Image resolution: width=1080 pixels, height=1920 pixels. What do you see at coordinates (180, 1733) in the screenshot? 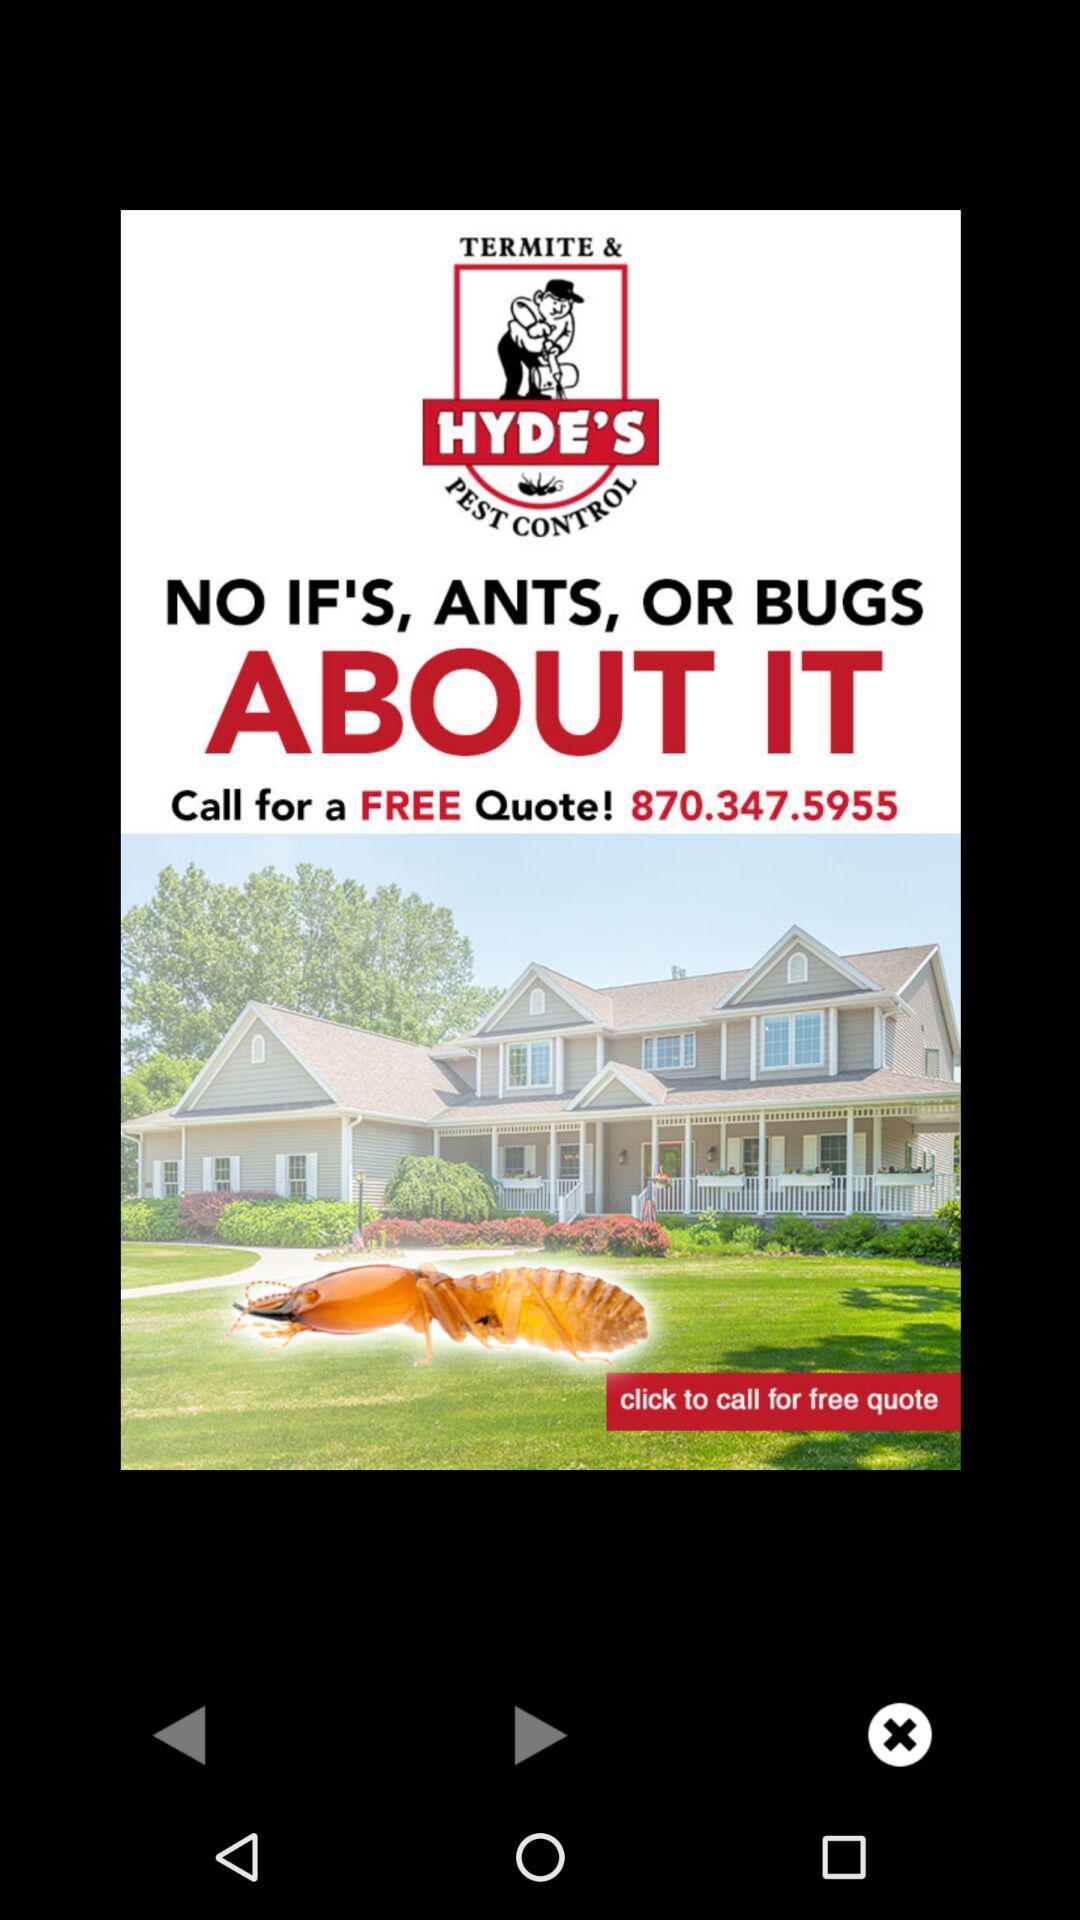
I see `go back` at bounding box center [180, 1733].